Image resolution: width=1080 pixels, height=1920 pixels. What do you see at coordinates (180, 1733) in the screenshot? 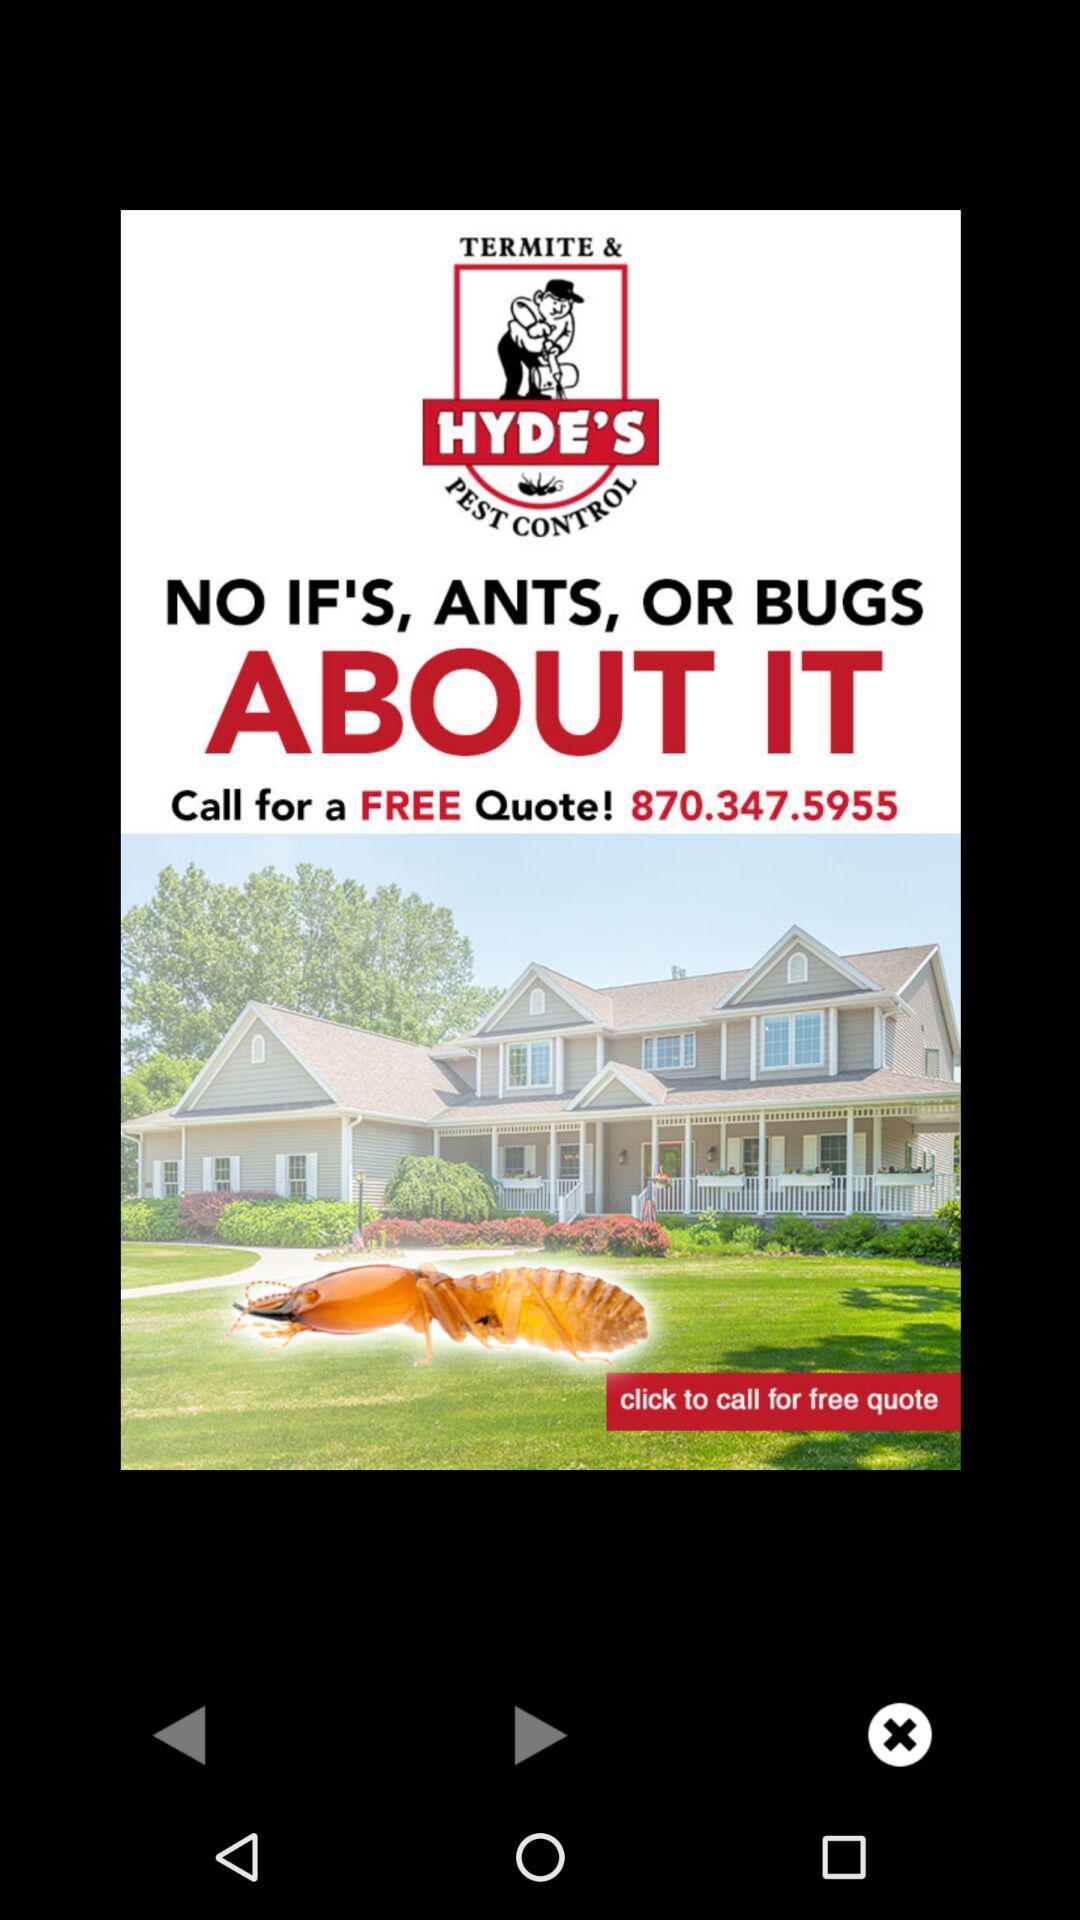
I see `go back` at bounding box center [180, 1733].